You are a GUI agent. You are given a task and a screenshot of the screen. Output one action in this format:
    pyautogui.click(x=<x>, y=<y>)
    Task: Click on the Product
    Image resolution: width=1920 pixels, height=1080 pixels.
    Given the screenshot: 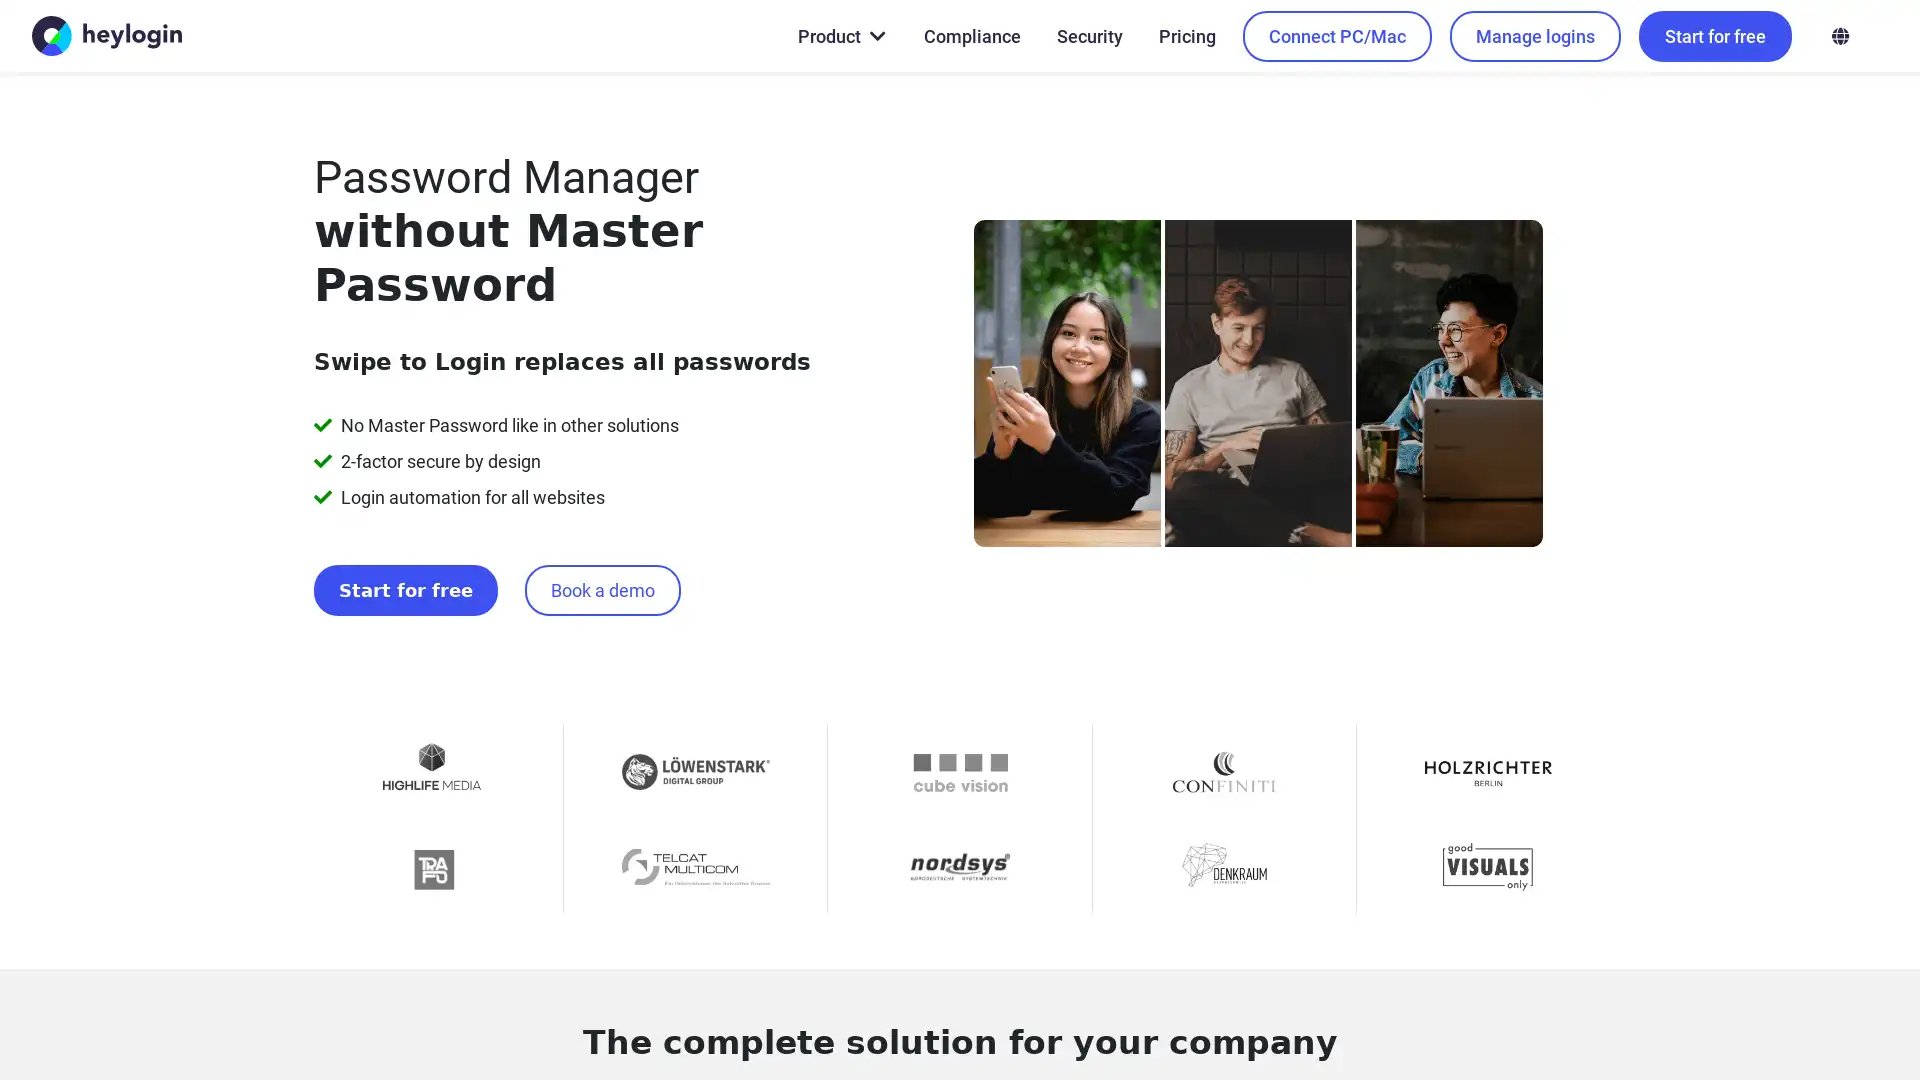 What is the action you would take?
    pyautogui.click(x=840, y=35)
    